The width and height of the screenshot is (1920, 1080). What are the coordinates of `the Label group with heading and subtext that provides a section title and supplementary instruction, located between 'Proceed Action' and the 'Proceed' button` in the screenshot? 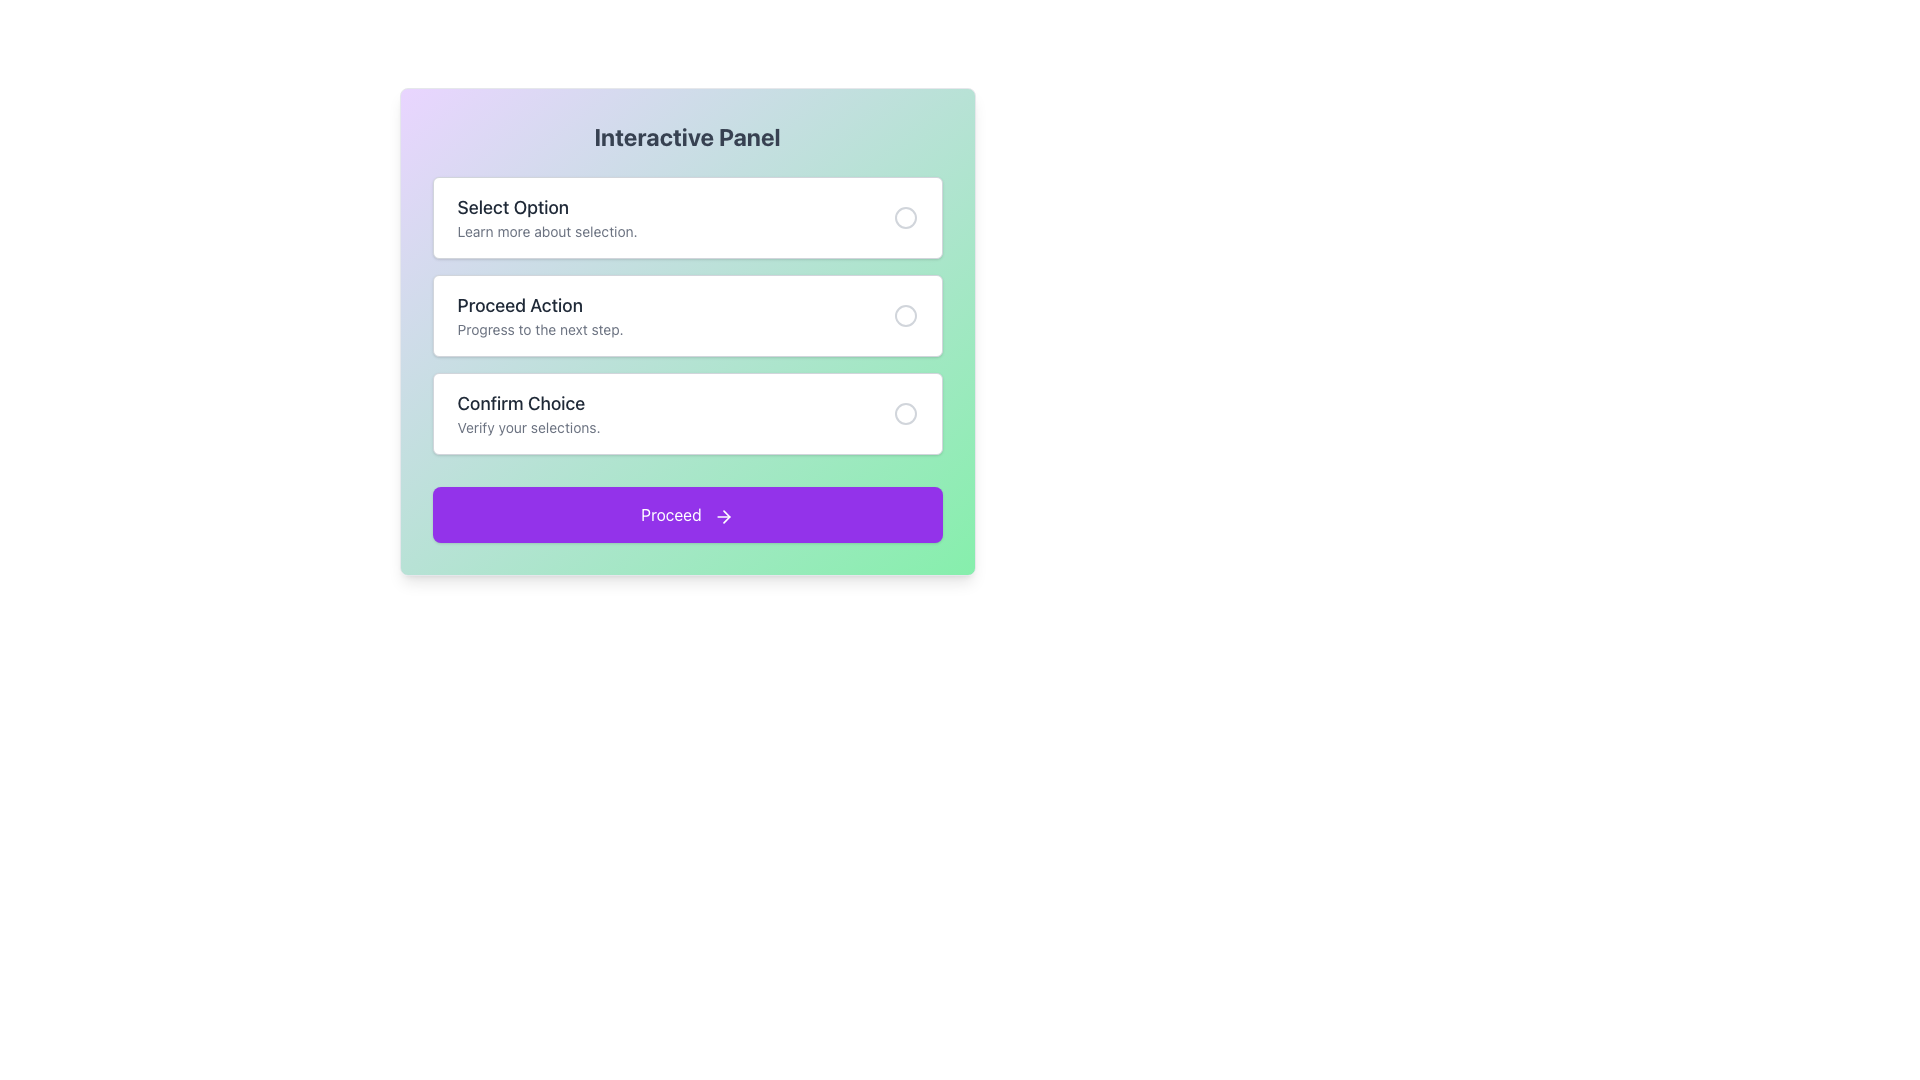 It's located at (528, 412).